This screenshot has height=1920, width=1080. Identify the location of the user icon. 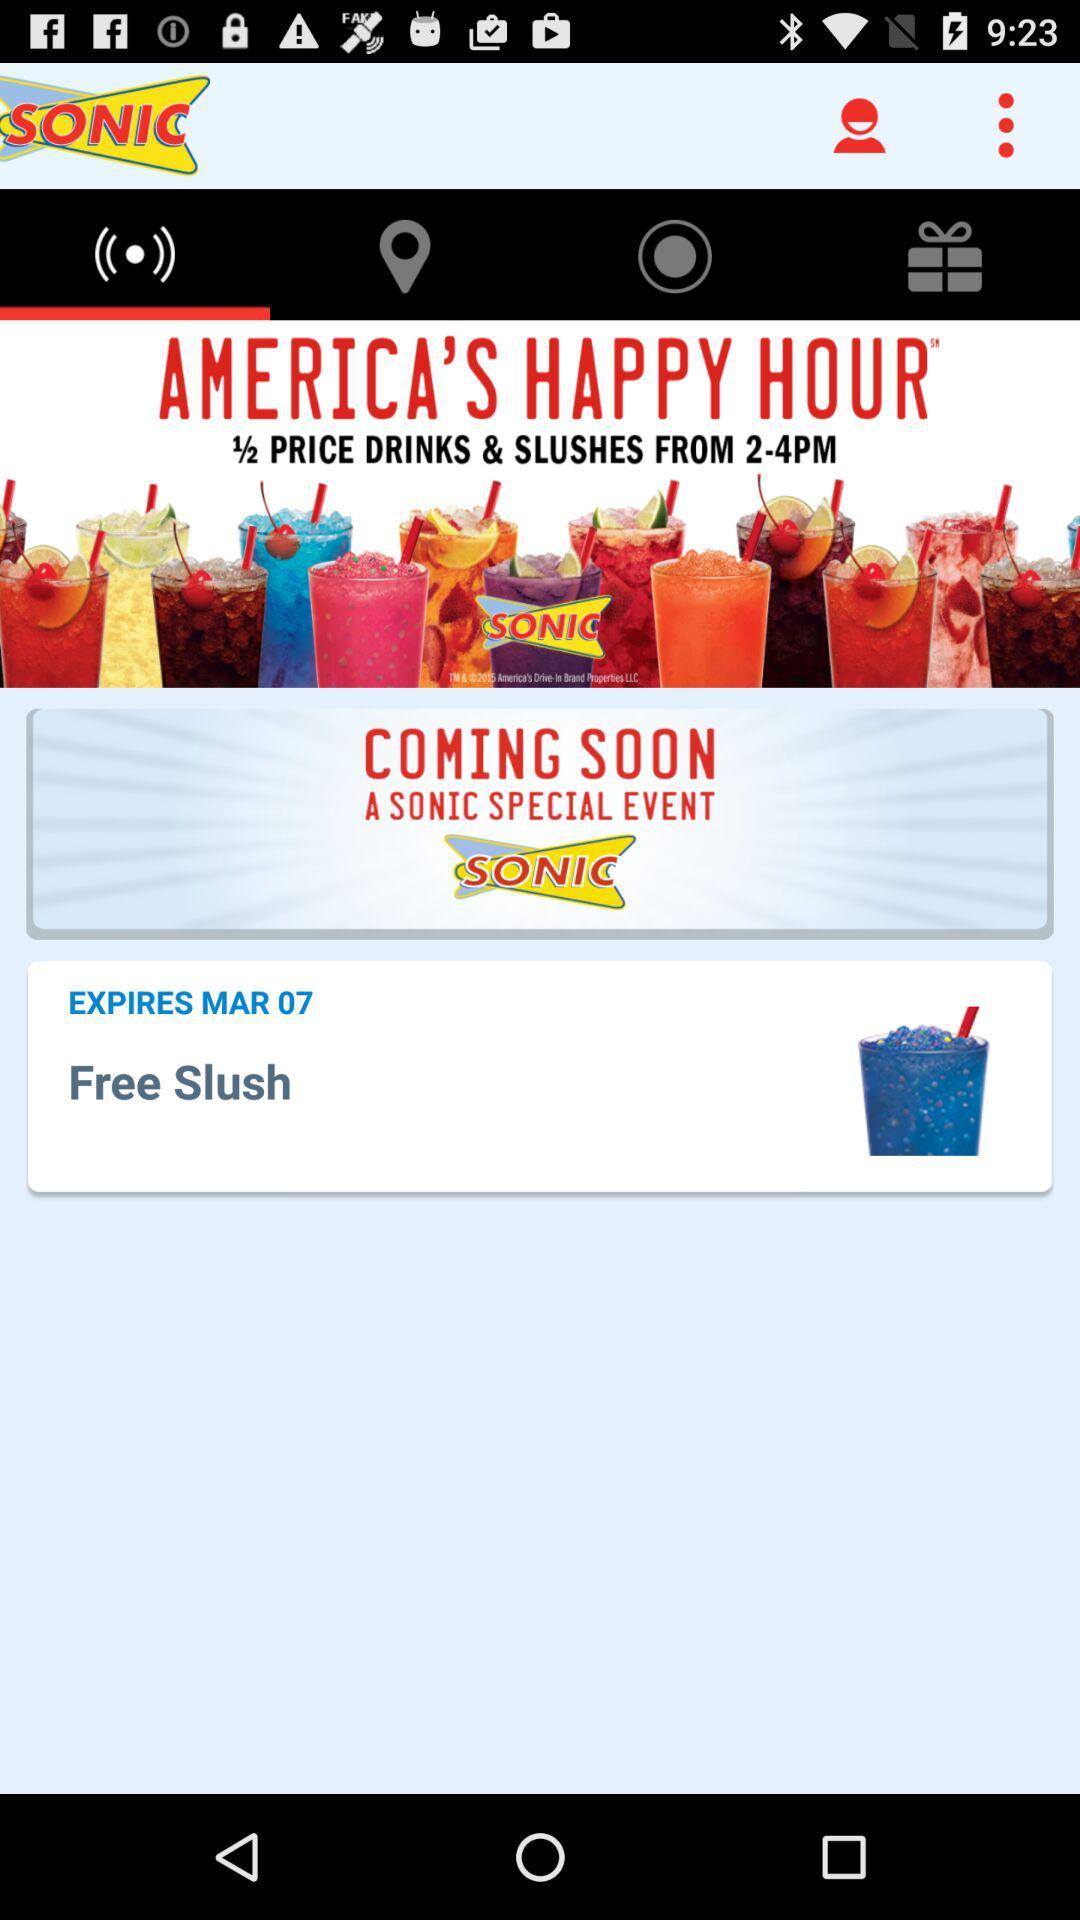
(858, 124).